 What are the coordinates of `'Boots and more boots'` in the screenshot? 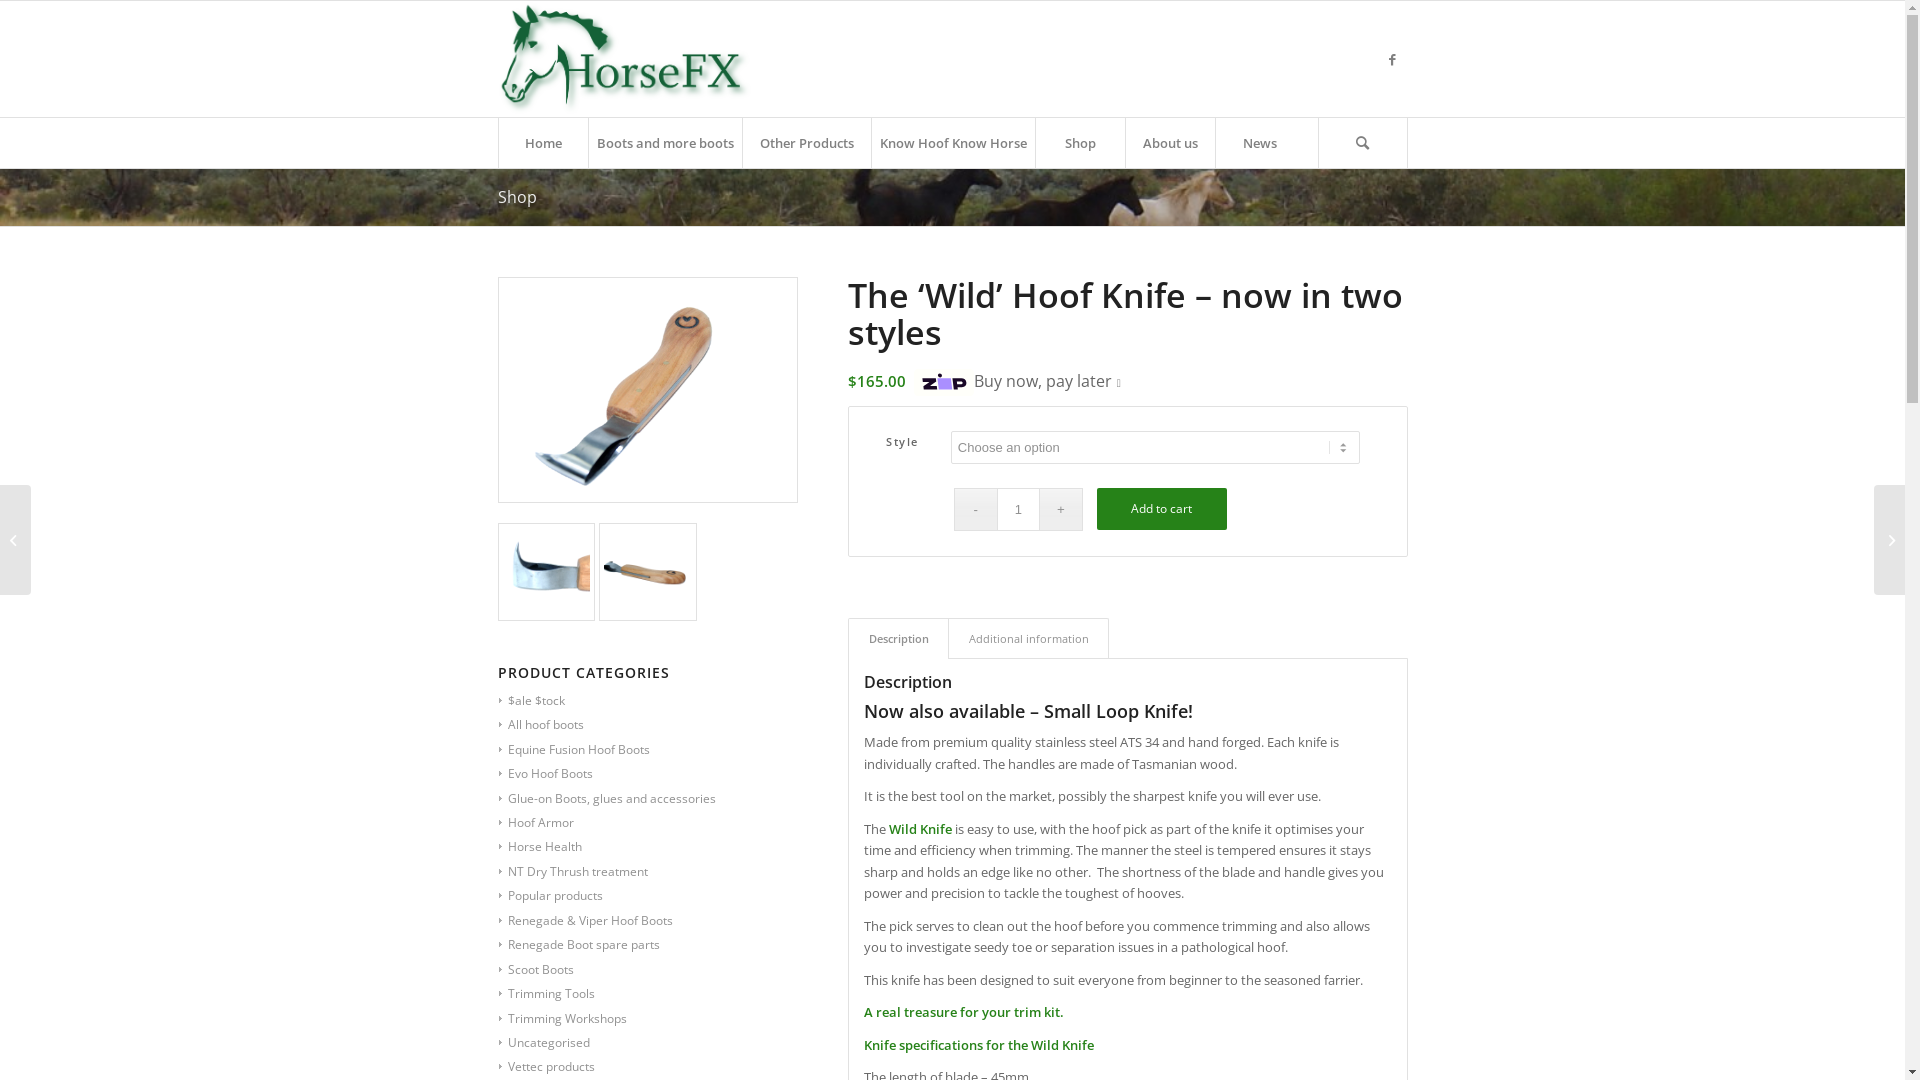 It's located at (665, 141).